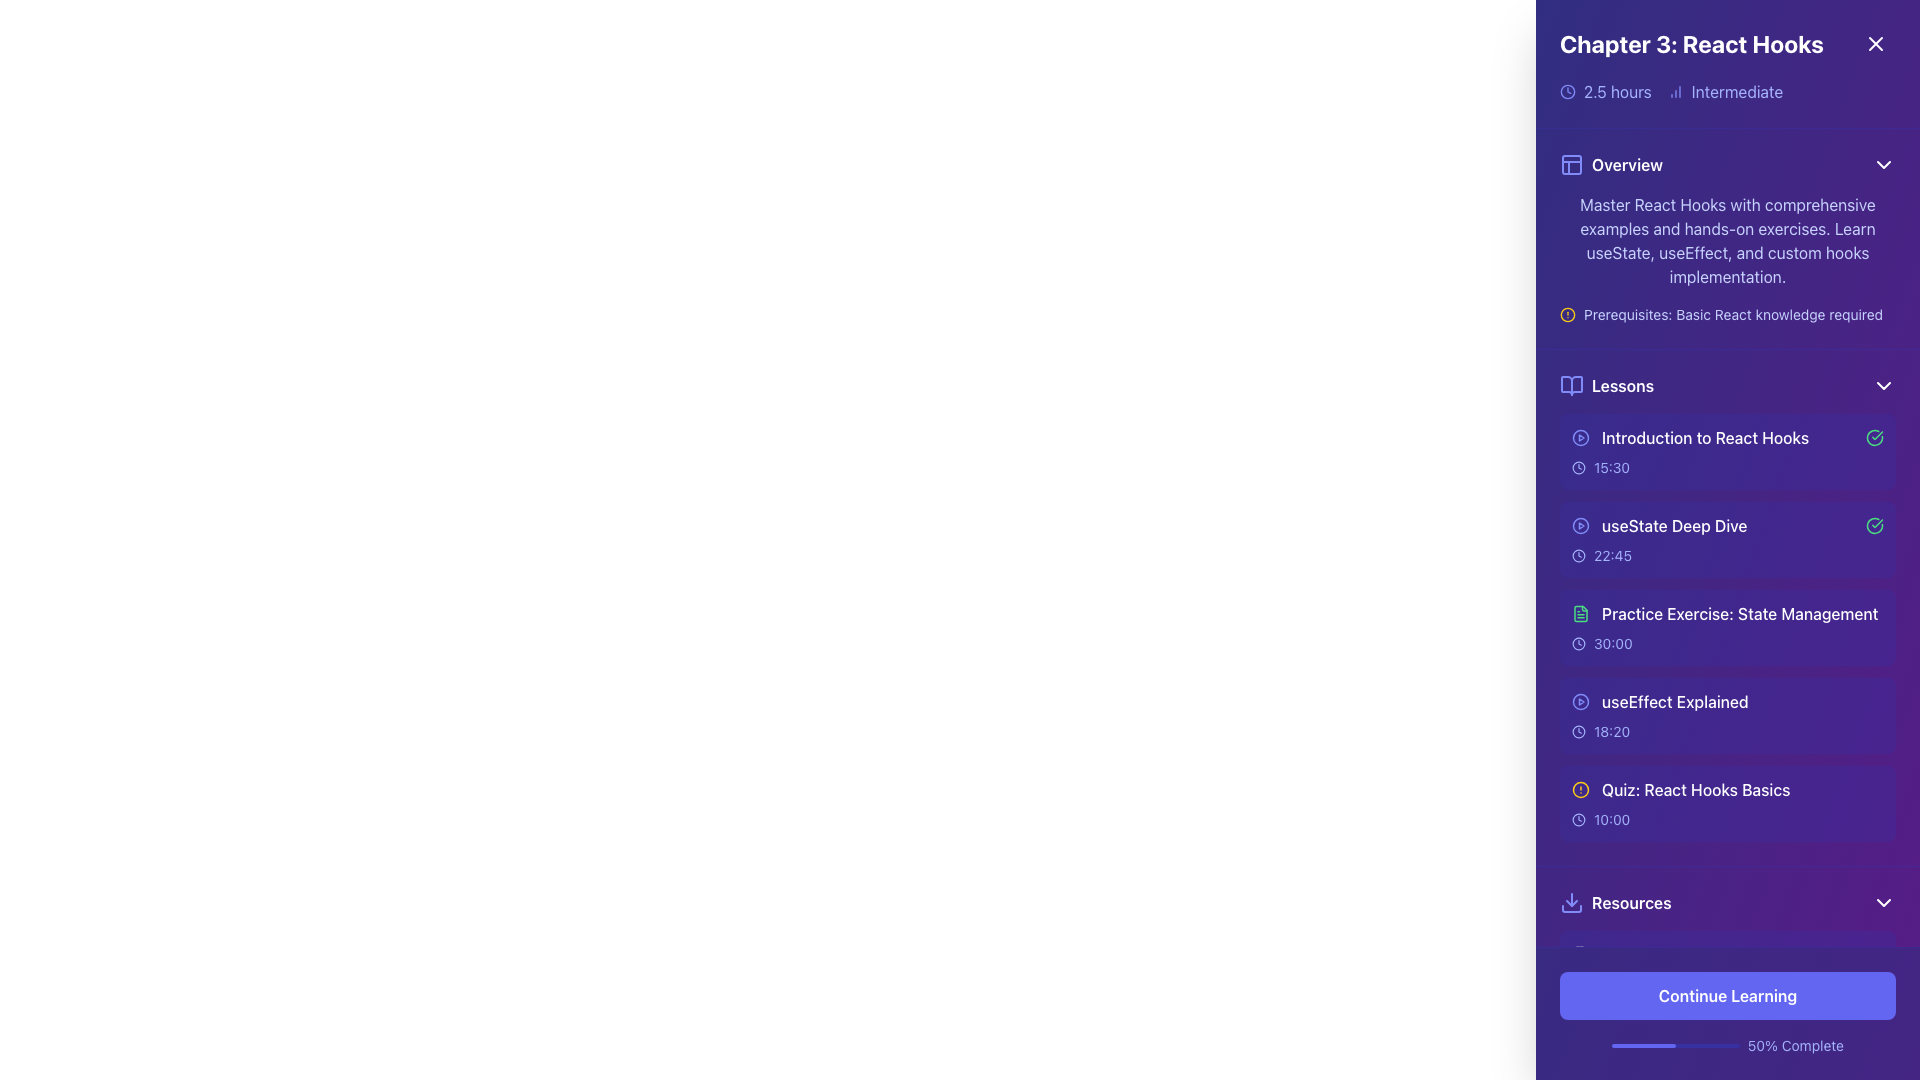 The width and height of the screenshot is (1920, 1080). I want to click on the 'Lessons' section icon located in the right sidebar, which visually represents the content of the section and is positioned to the left of the label 'Lessons', so click(1570, 385).